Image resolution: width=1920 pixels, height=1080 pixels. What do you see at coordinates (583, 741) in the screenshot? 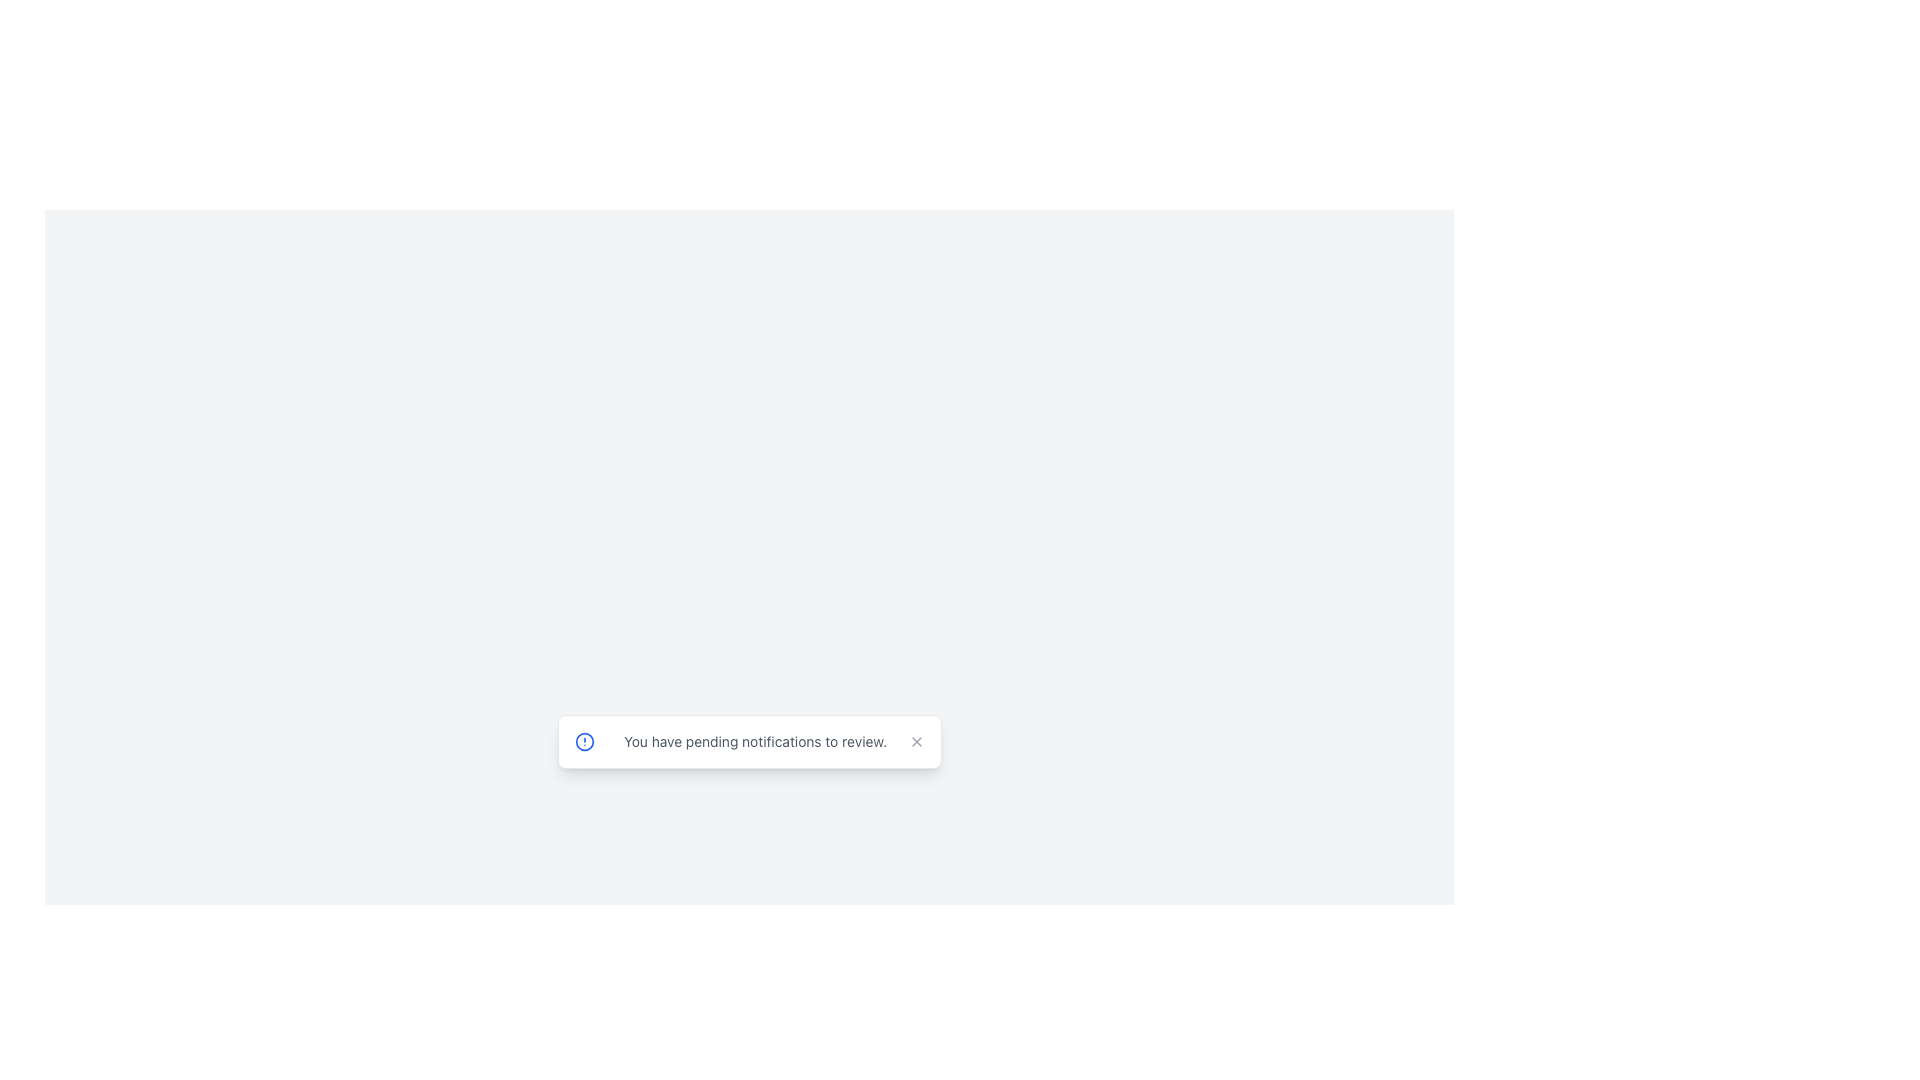
I see `the circular blue outlined icon with a central exclamation mark that indicates alerts, located on the left side of the notification banner` at bounding box center [583, 741].